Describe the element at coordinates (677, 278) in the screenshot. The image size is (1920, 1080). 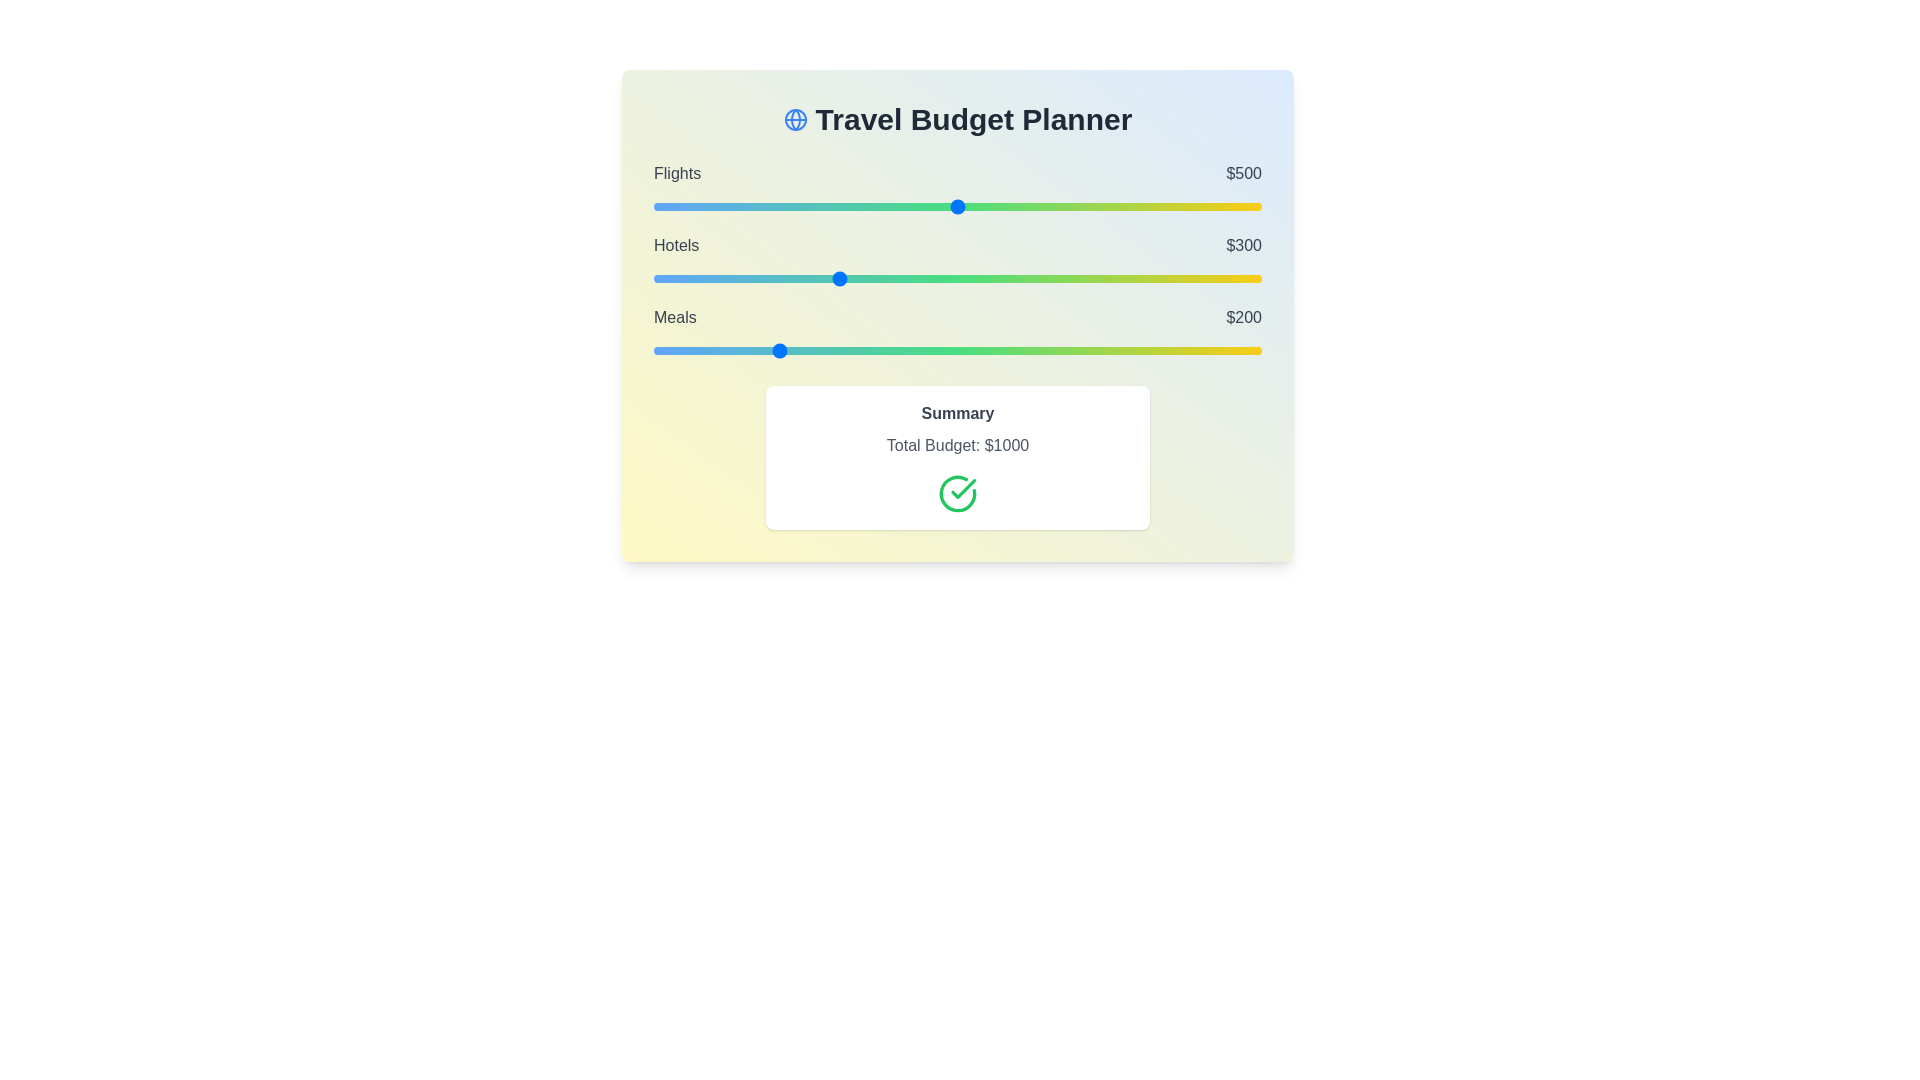
I see `the 'Hotels' slider to 38` at that location.